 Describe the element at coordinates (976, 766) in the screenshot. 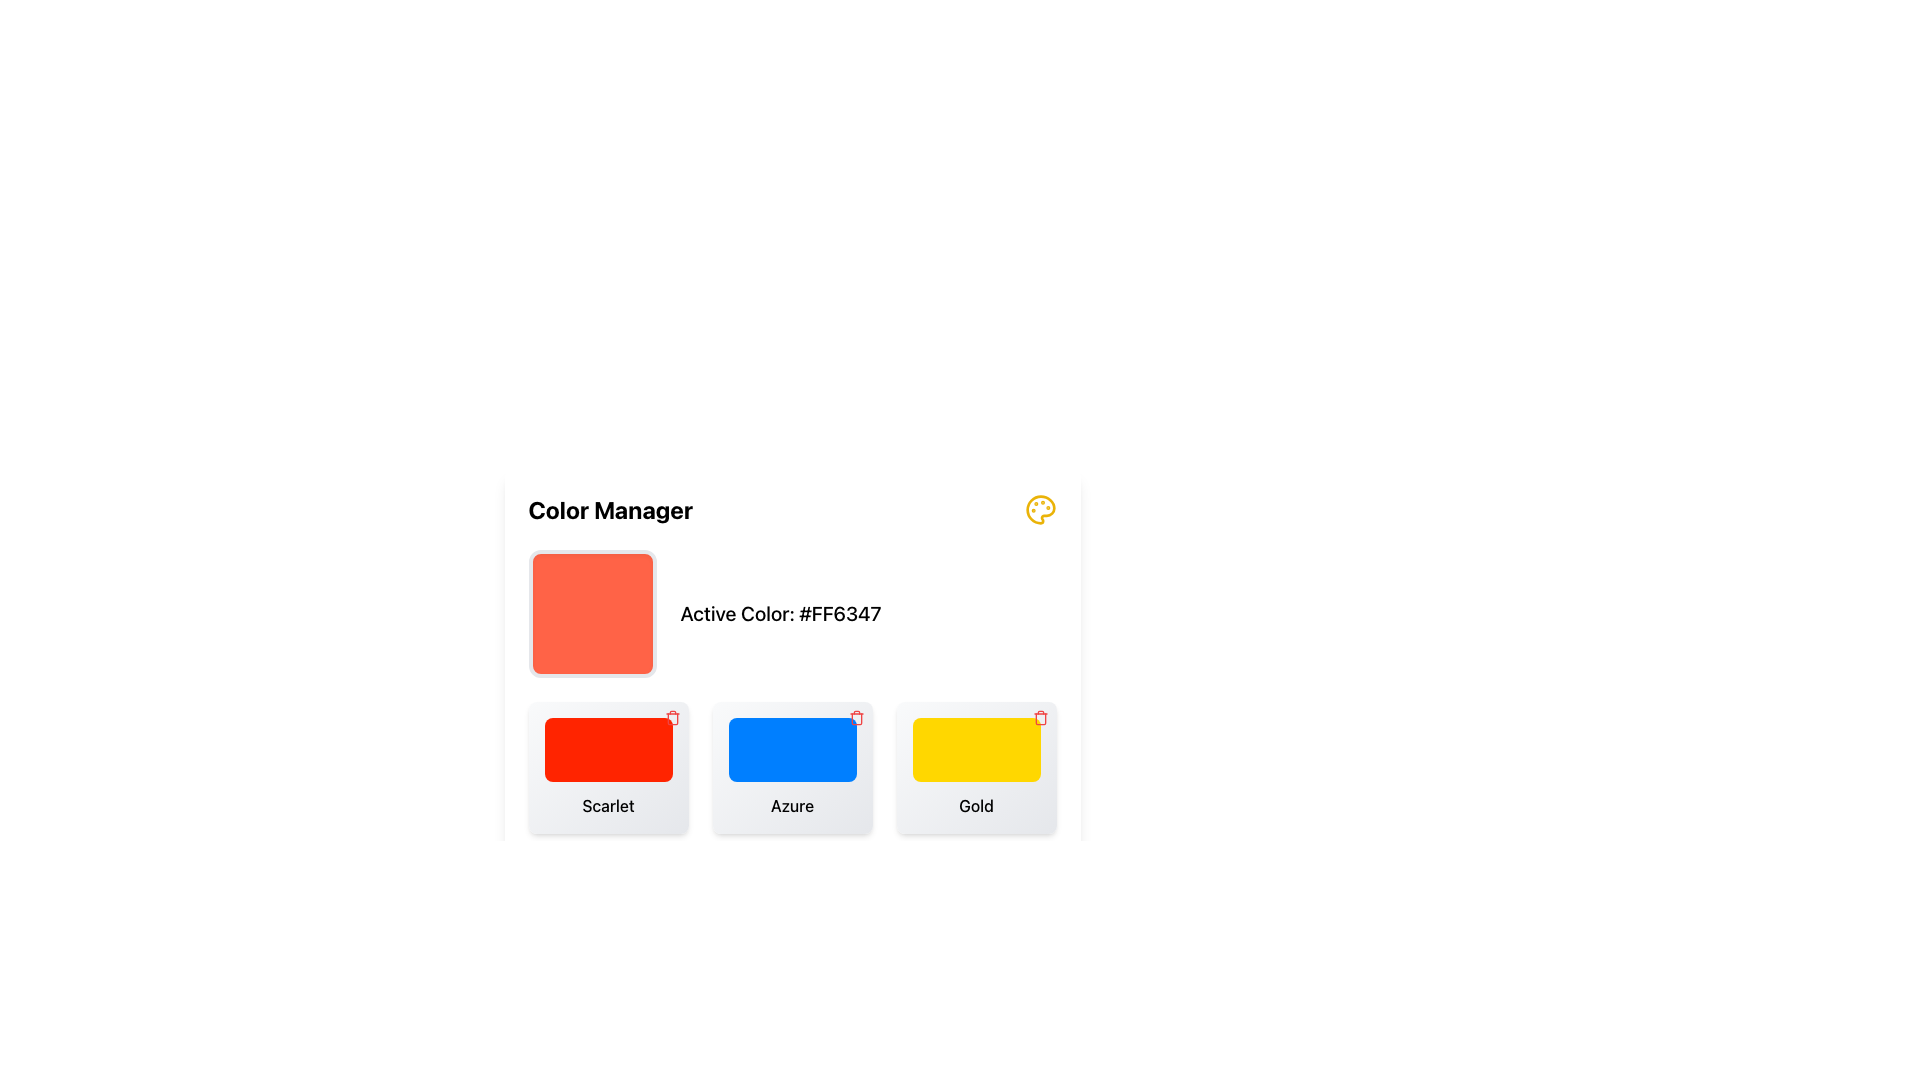

I see `the 'Gold' card in the bottom-right corner of the grid` at that location.